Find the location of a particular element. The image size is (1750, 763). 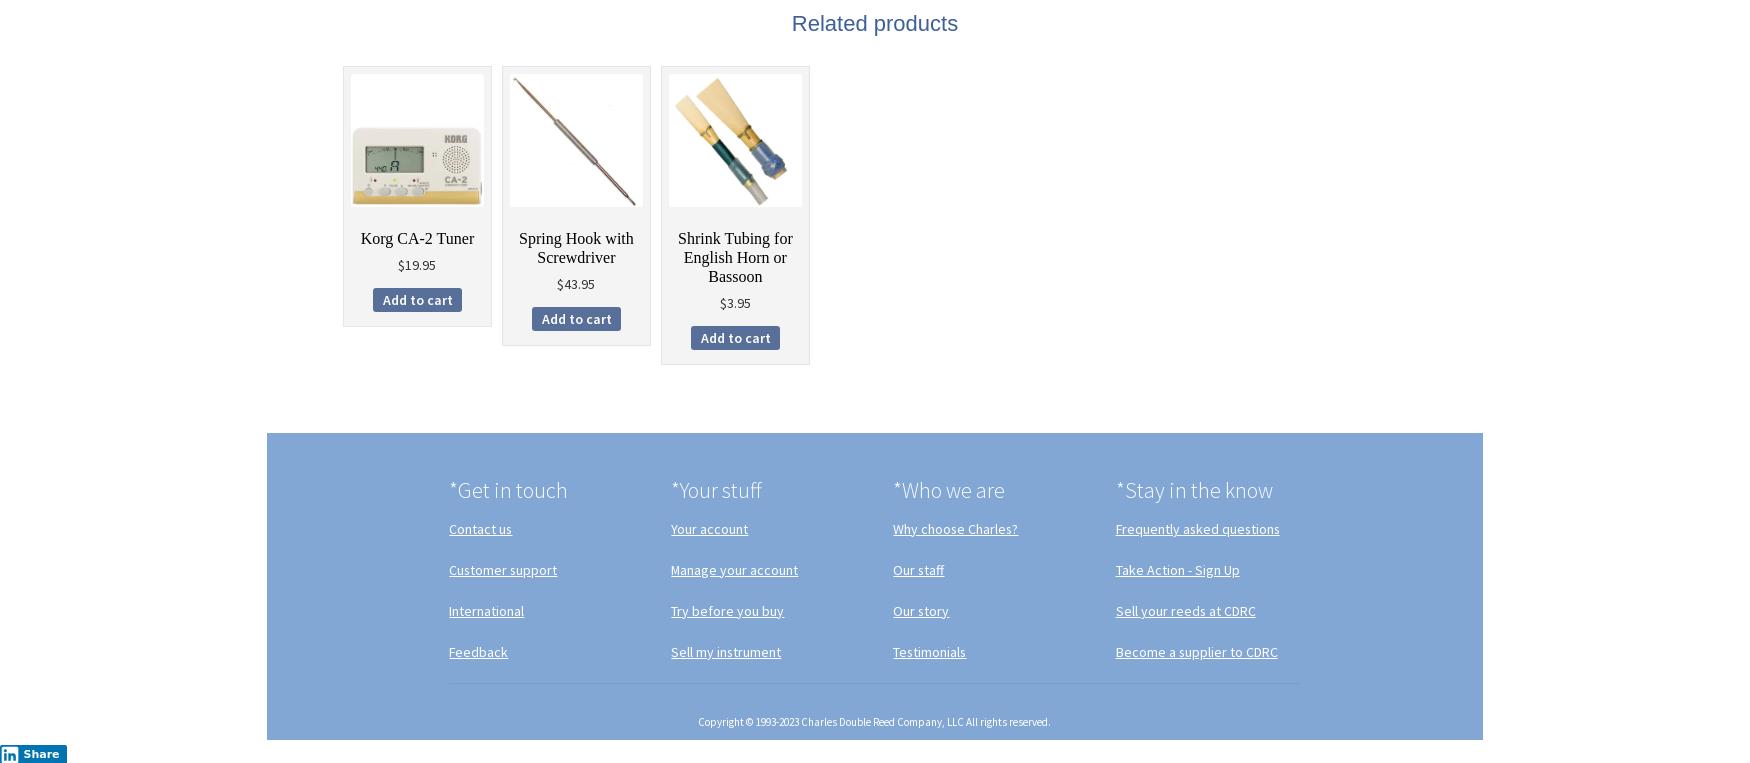

'Take Action - Sign Up' is located at coordinates (1176, 567).